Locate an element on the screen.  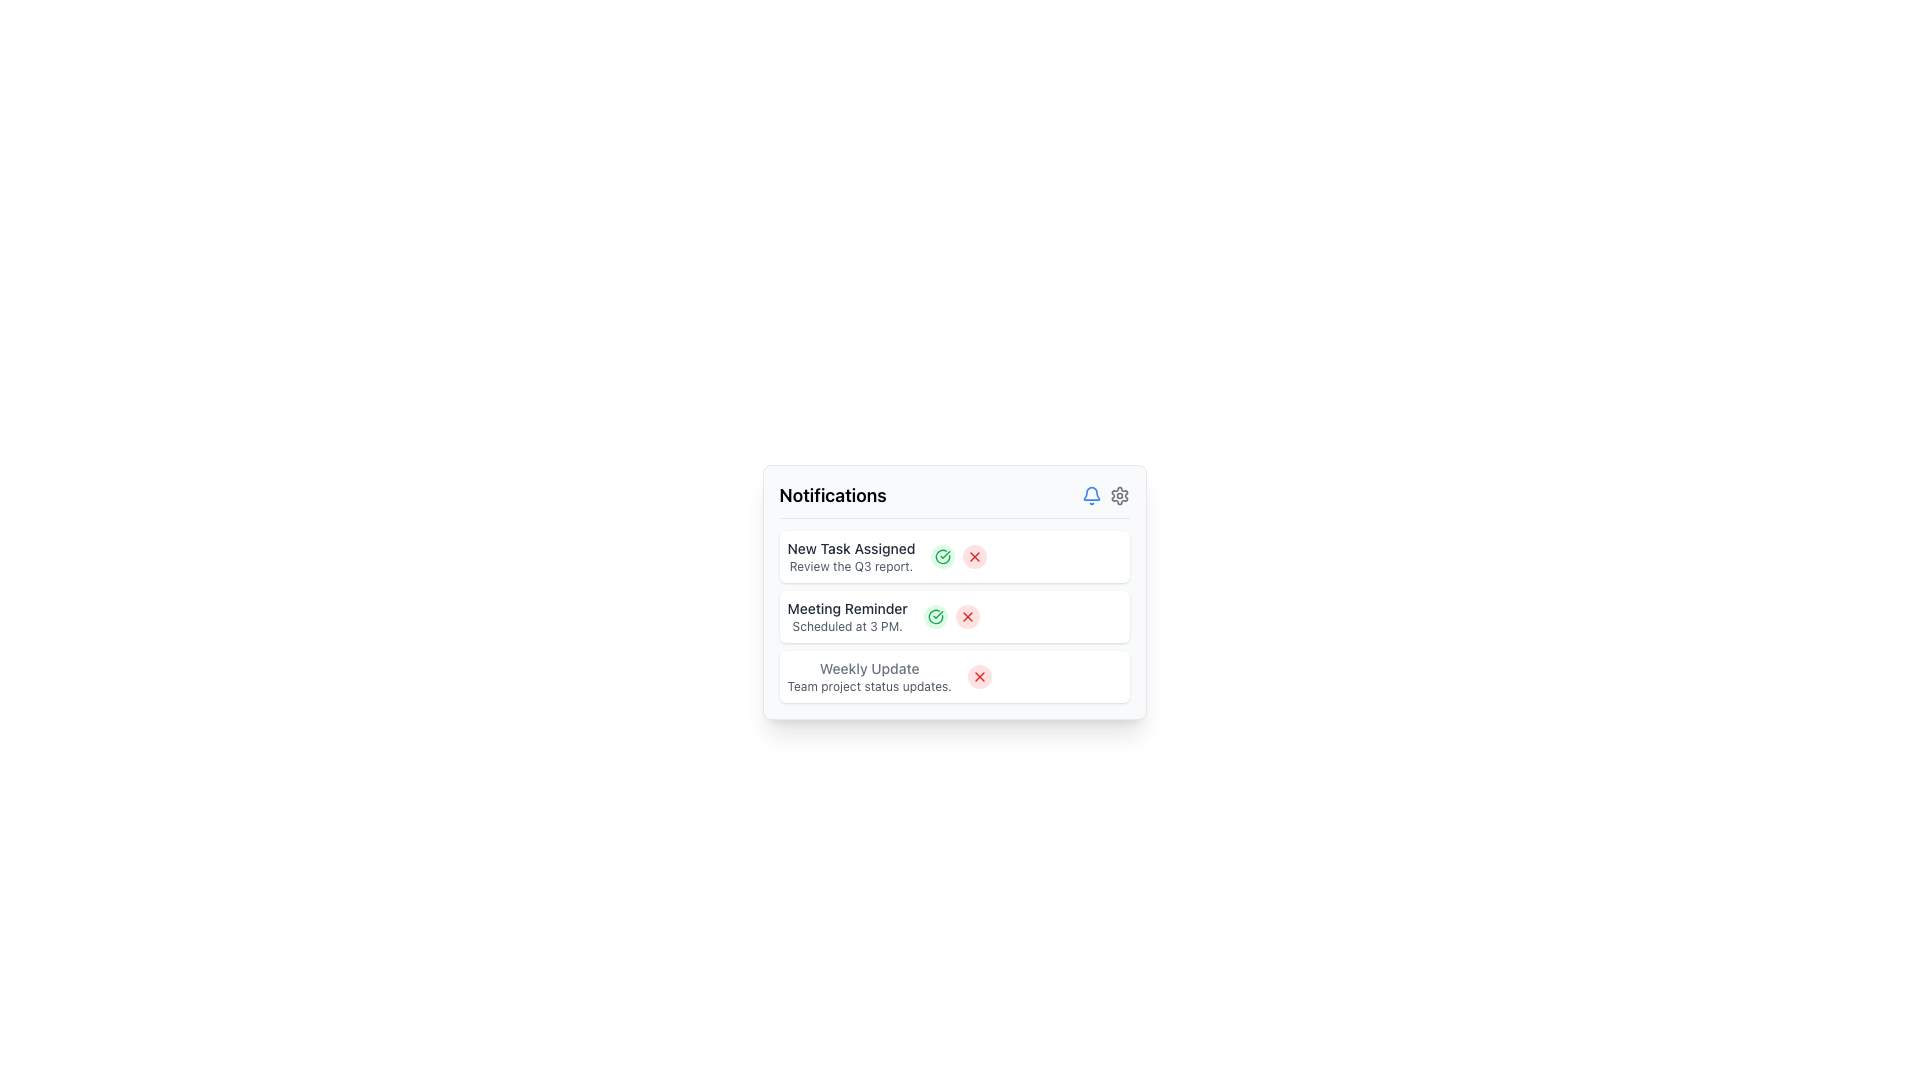
text content of the Text Label/Description Group displaying 'Weekly Update' and 'Team project status updates.' is located at coordinates (869, 676).